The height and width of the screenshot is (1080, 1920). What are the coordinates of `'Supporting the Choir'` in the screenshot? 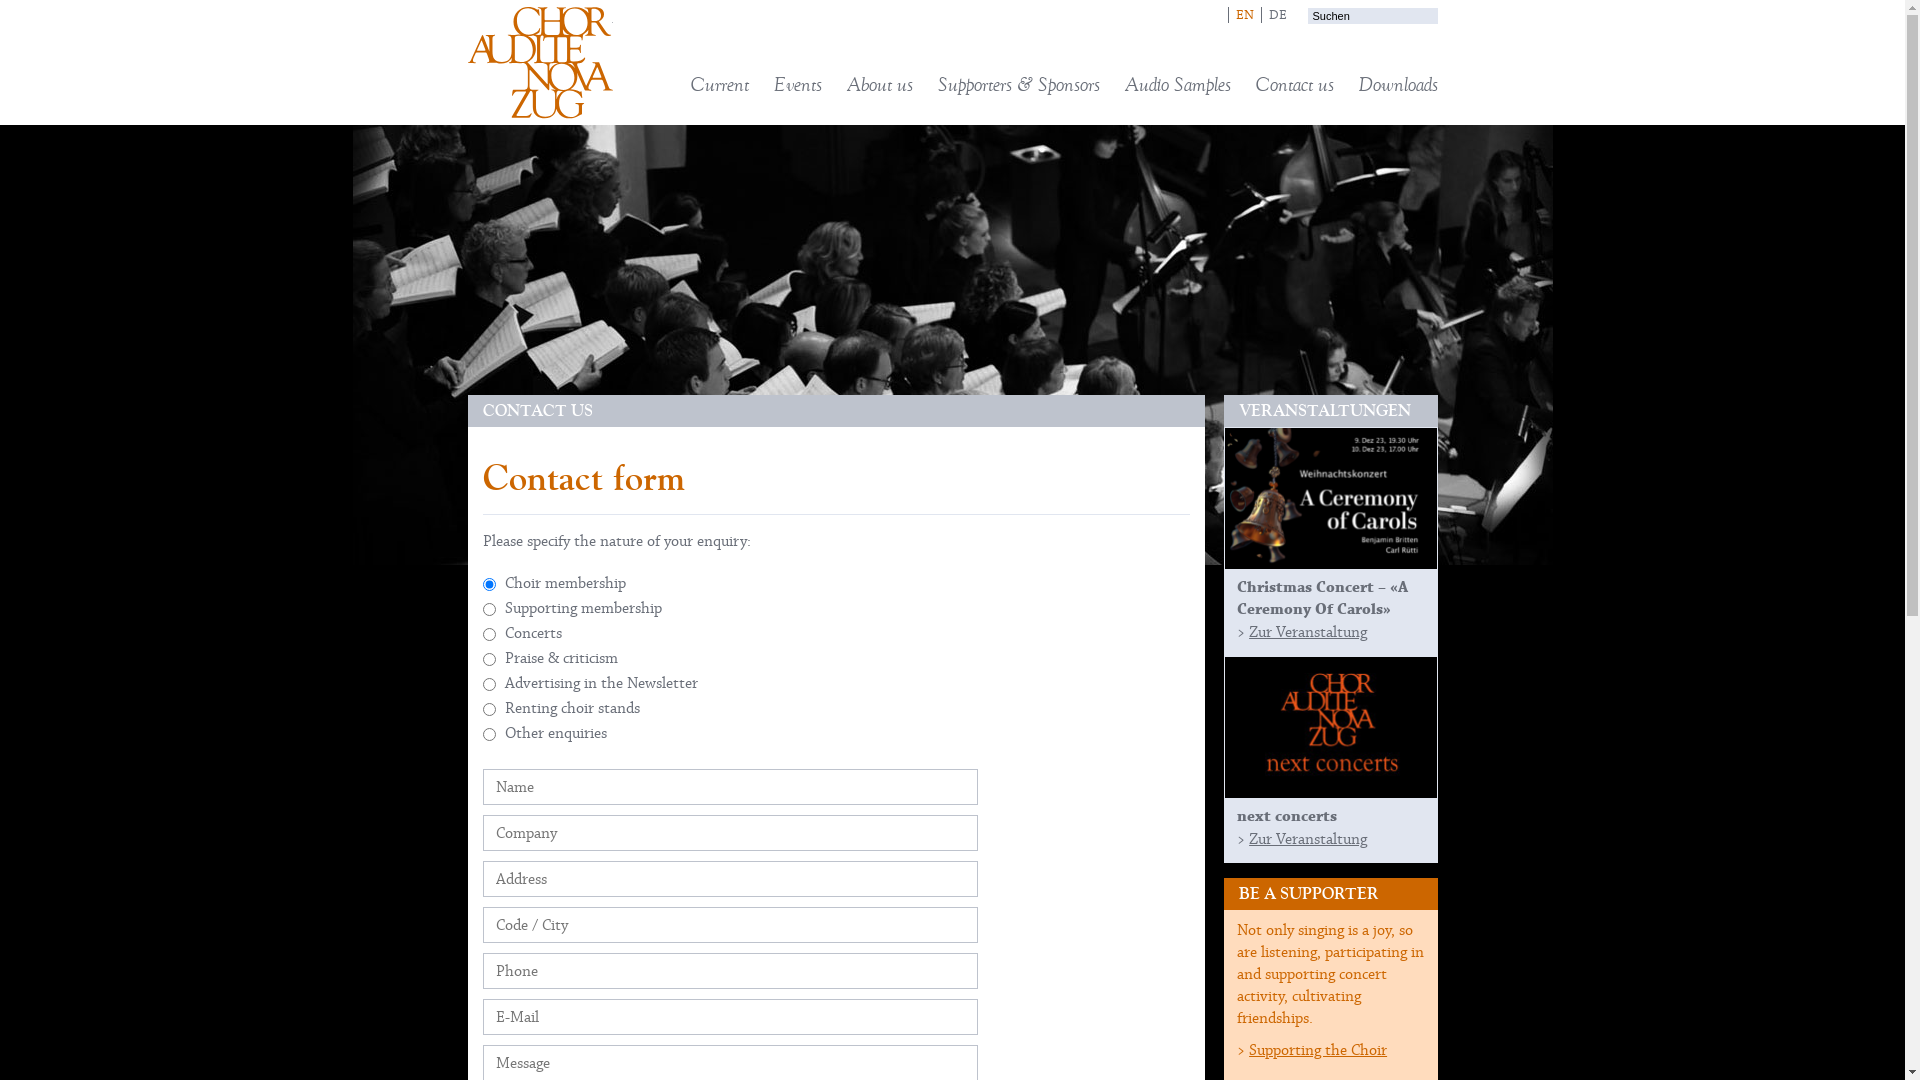 It's located at (1318, 1048).